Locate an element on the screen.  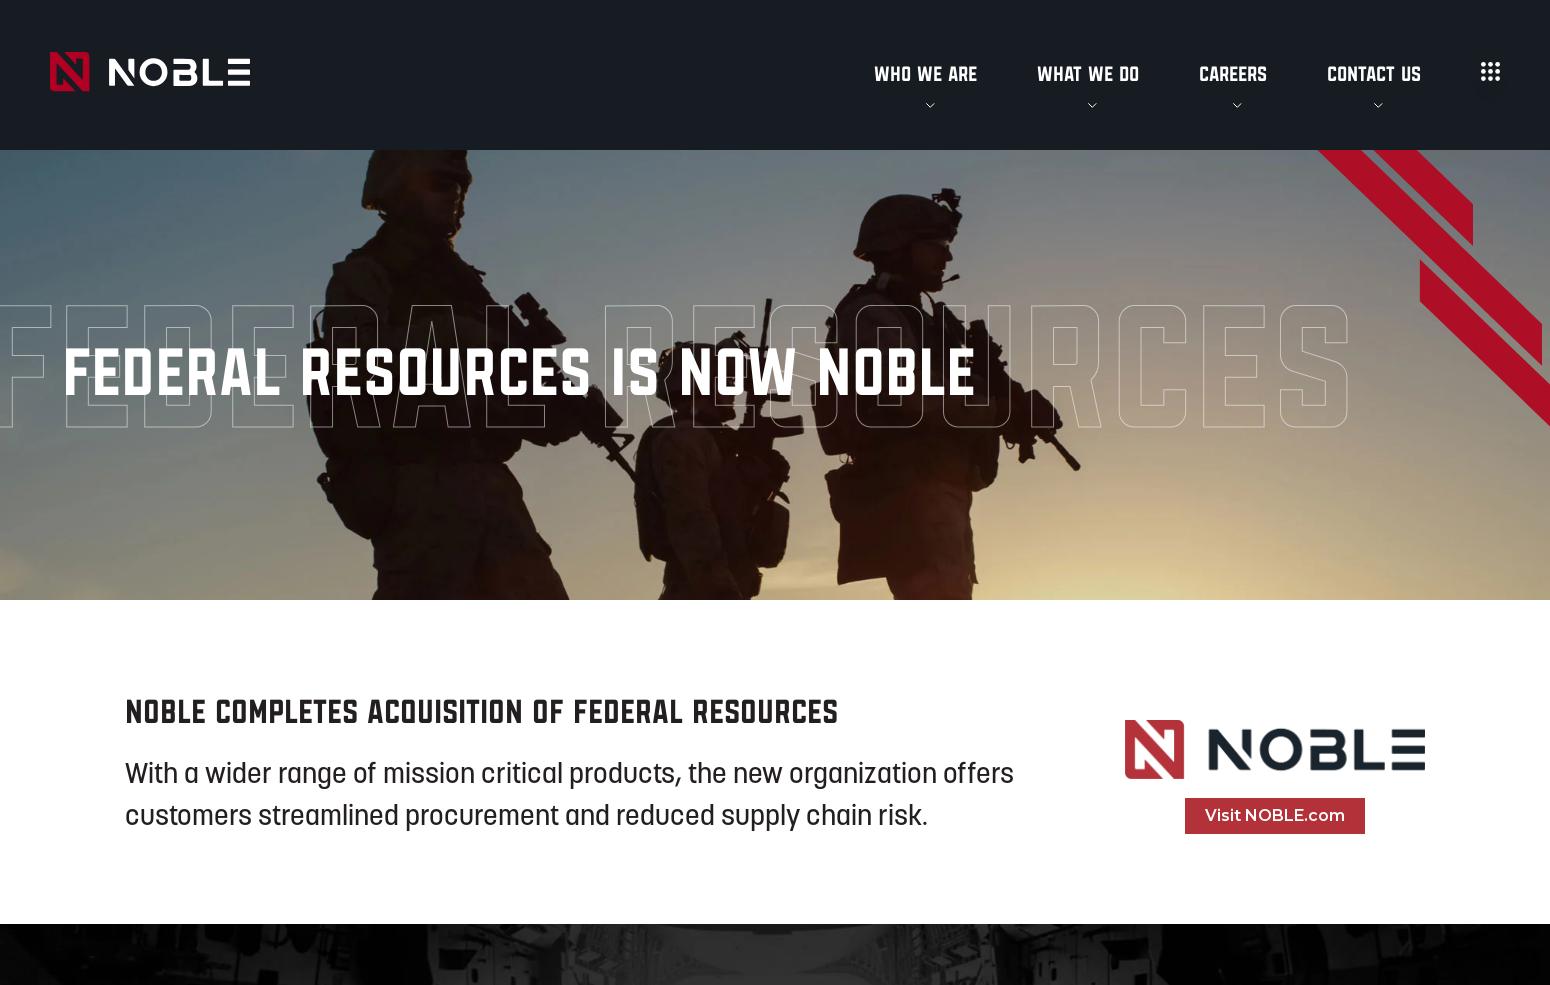
'What We Do' is located at coordinates (1086, 72).